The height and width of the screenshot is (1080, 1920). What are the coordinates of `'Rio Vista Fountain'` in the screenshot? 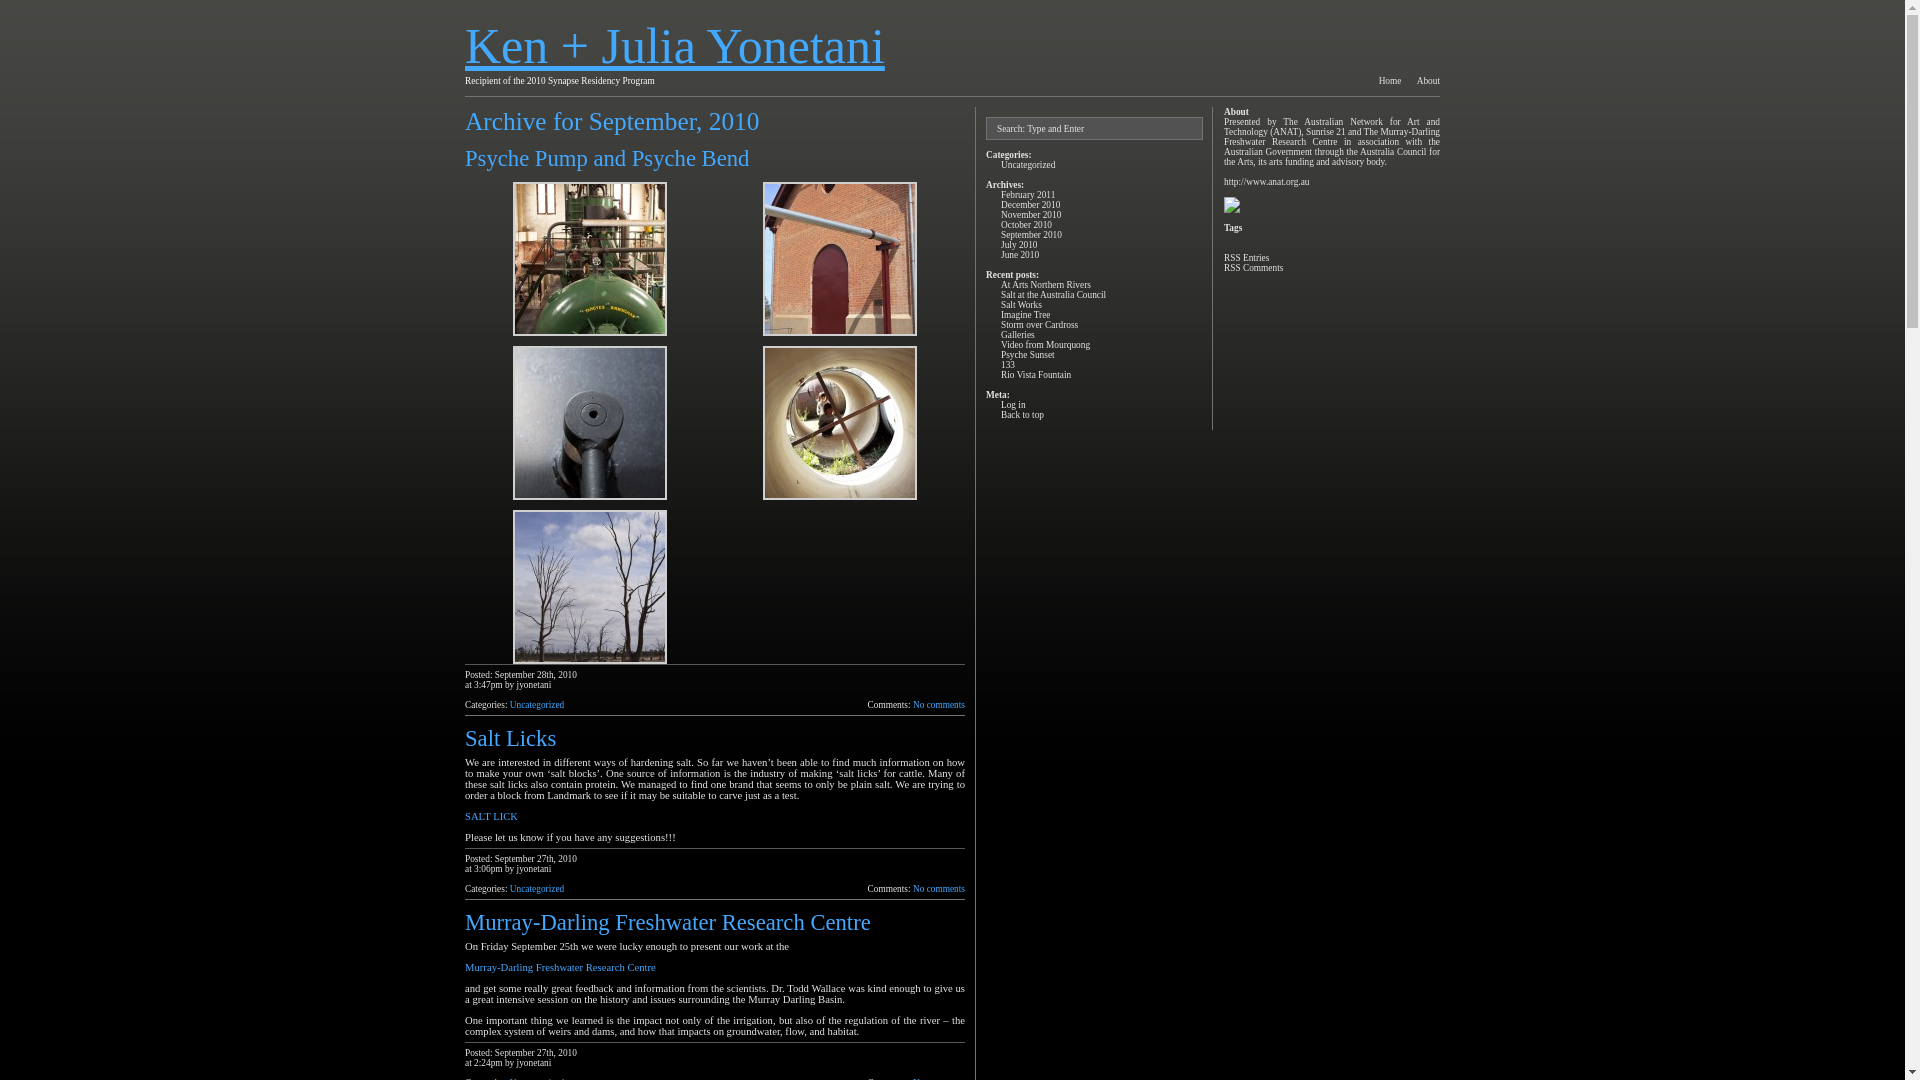 It's located at (1036, 374).